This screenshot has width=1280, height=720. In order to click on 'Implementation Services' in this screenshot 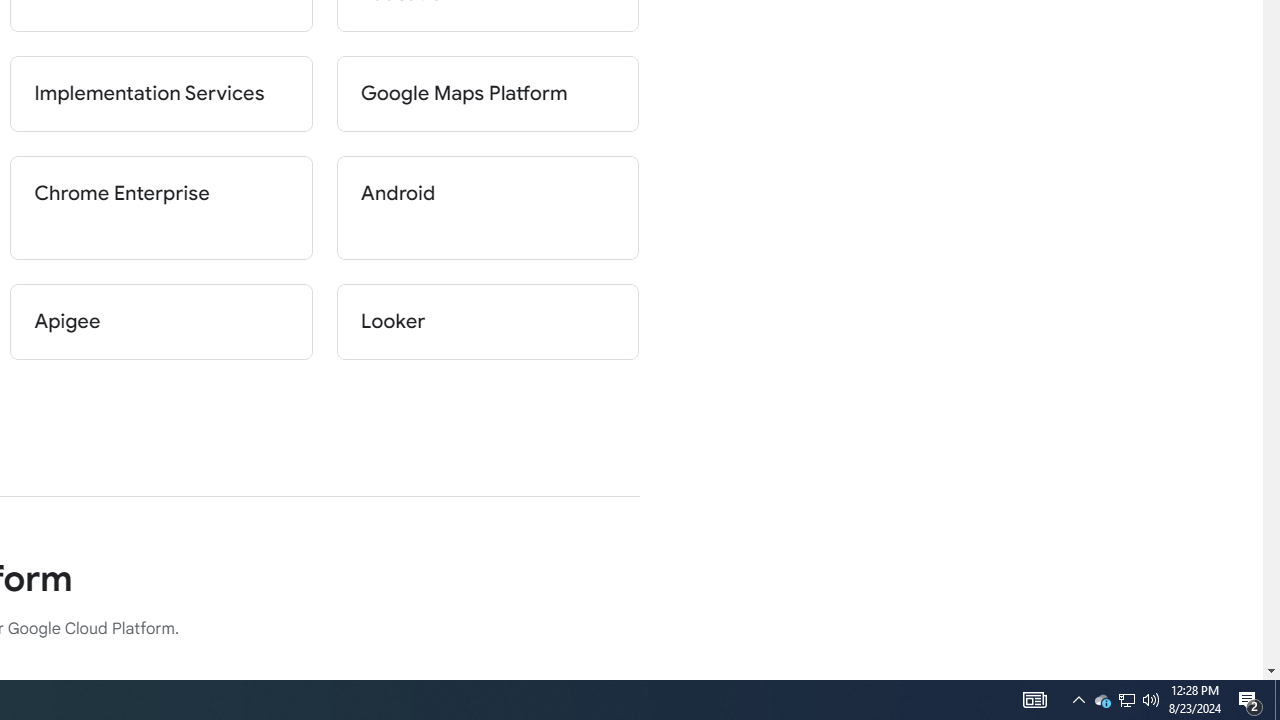, I will do `click(161, 93)`.